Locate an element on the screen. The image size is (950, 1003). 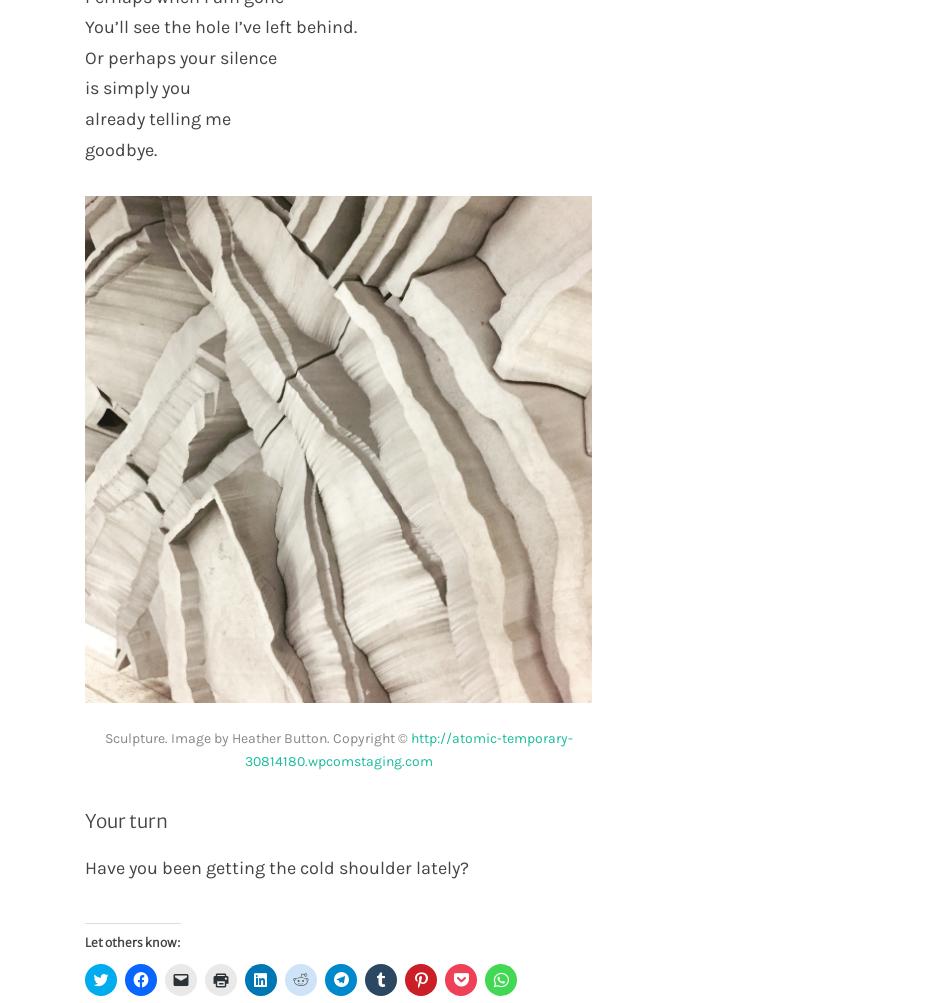
'goodbye.' is located at coordinates (121, 148).